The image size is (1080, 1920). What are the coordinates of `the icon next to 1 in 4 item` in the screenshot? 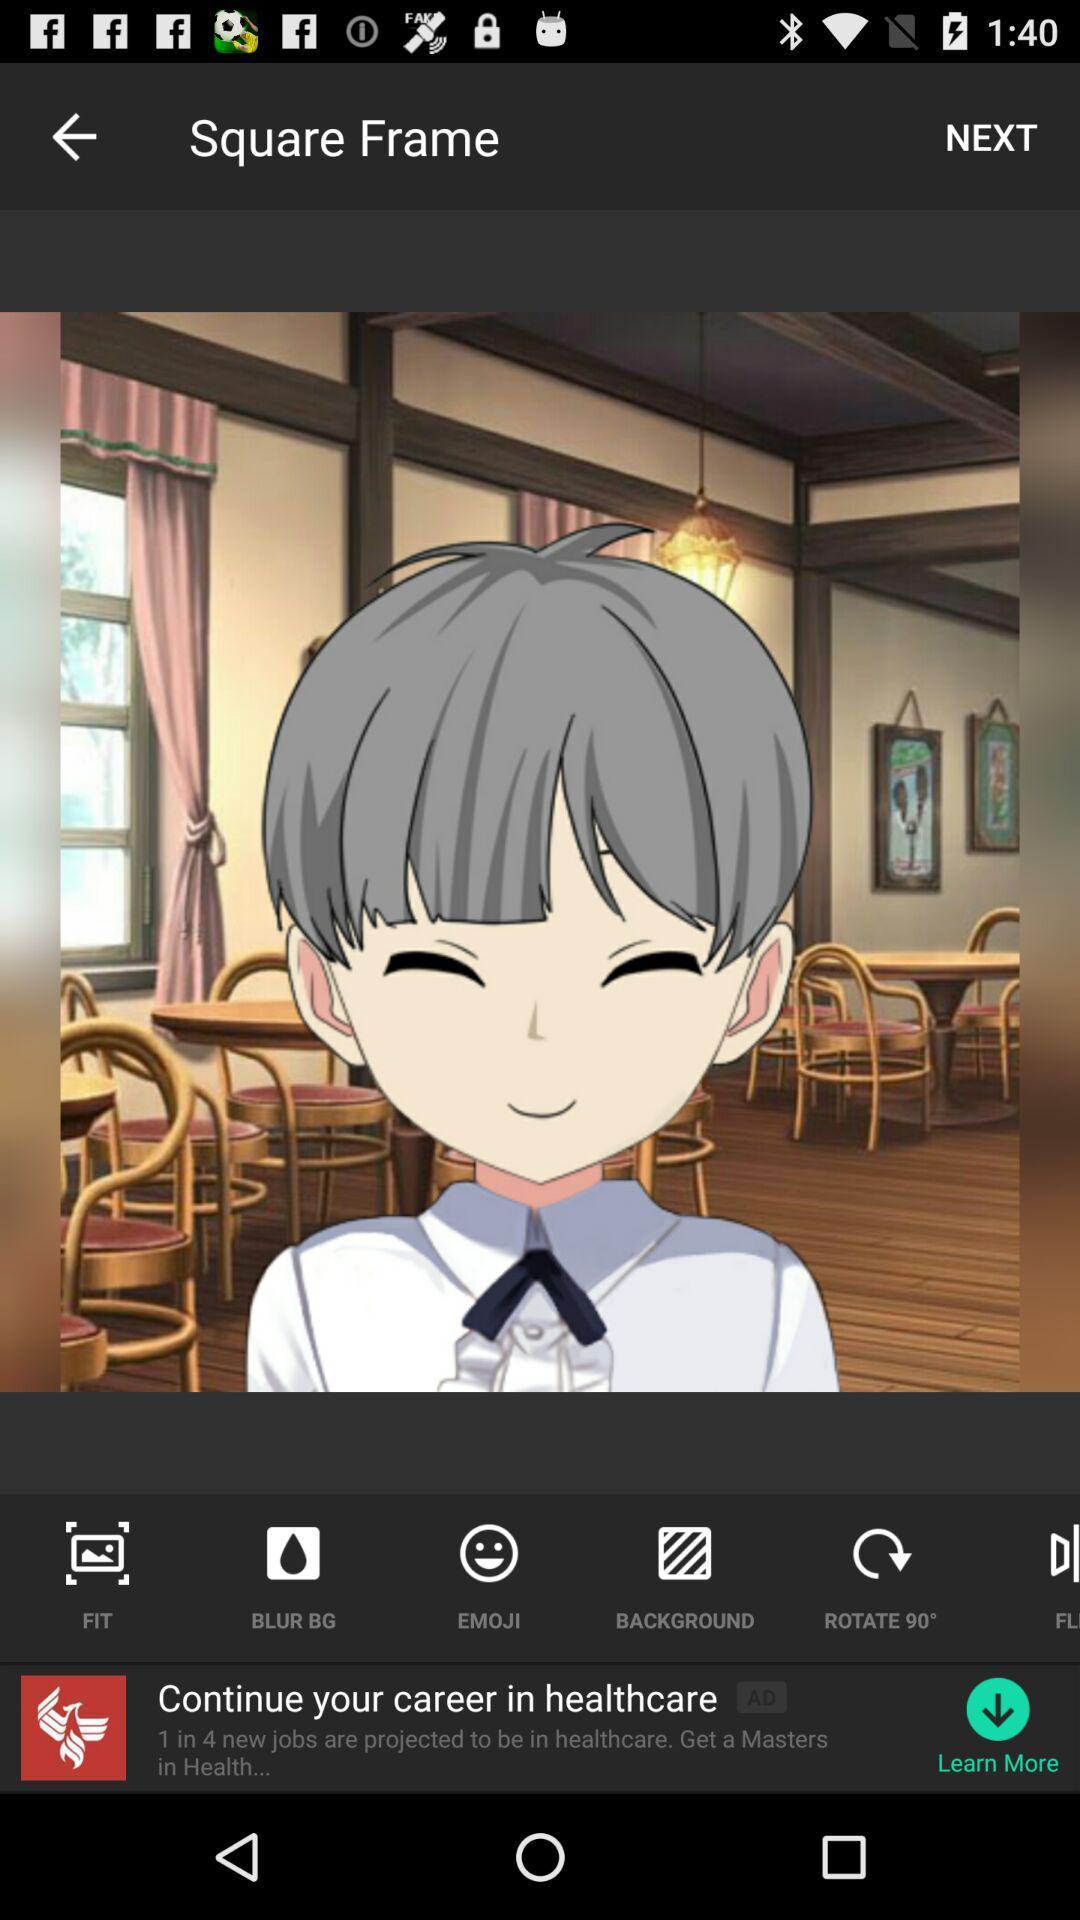 It's located at (998, 1708).